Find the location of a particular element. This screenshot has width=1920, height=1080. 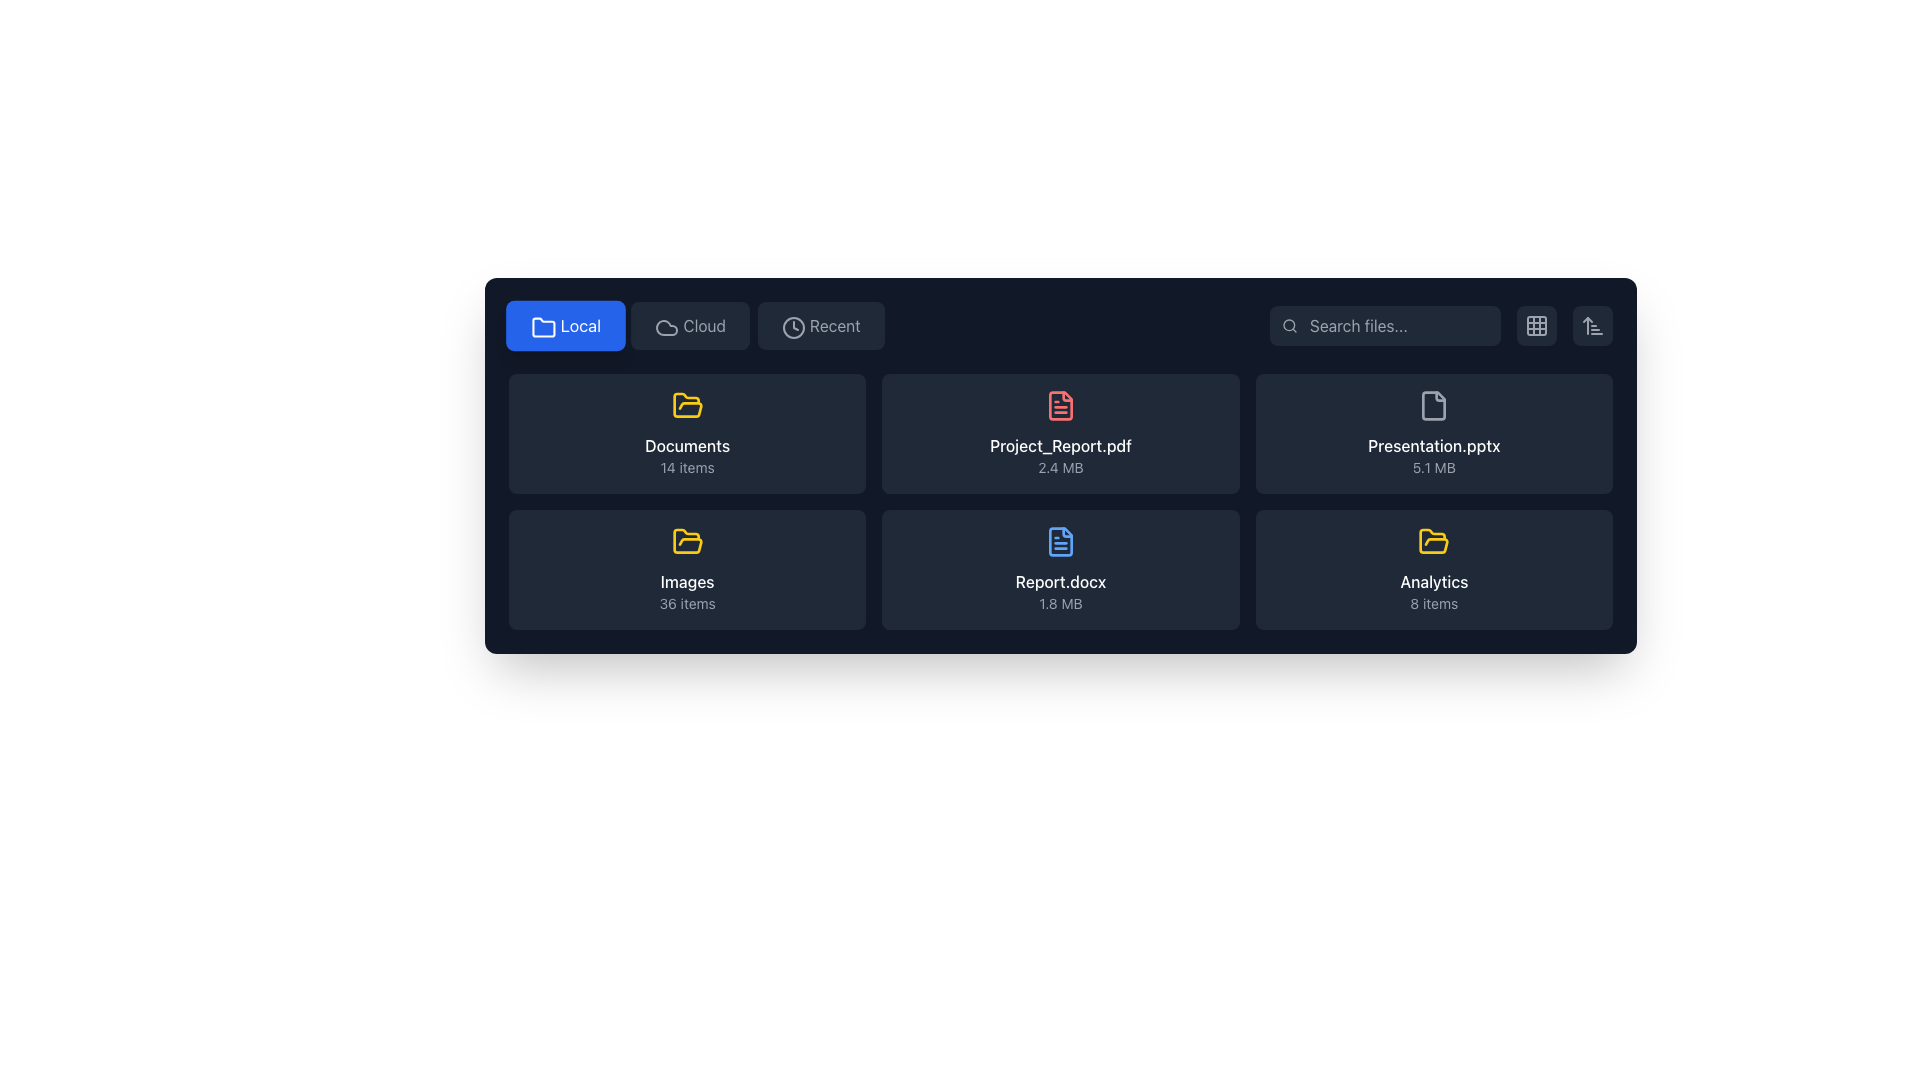

the text label displaying '36 items', which is styled with a smaller, gray font and is positioned beneath the 'Images' label is located at coordinates (687, 603).